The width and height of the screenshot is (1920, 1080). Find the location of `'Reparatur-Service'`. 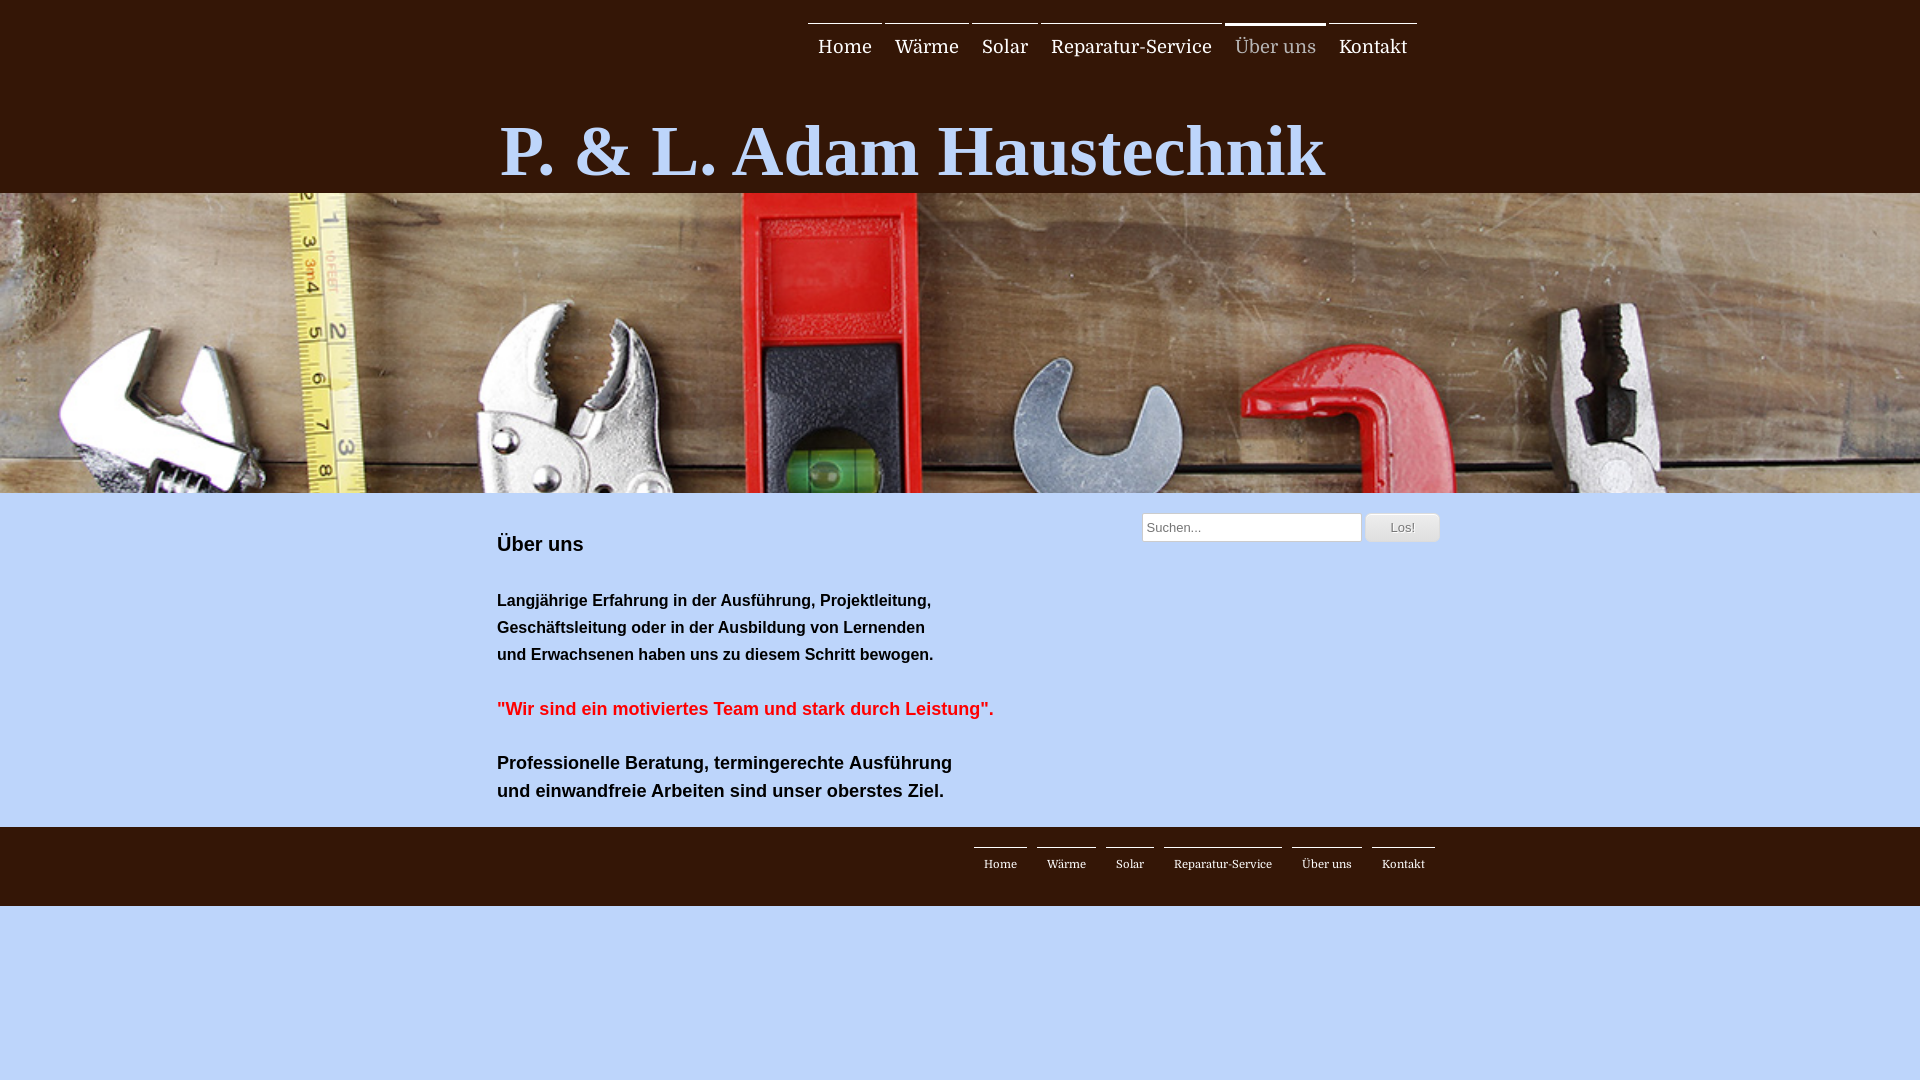

'Reparatur-Service' is located at coordinates (1040, 45).